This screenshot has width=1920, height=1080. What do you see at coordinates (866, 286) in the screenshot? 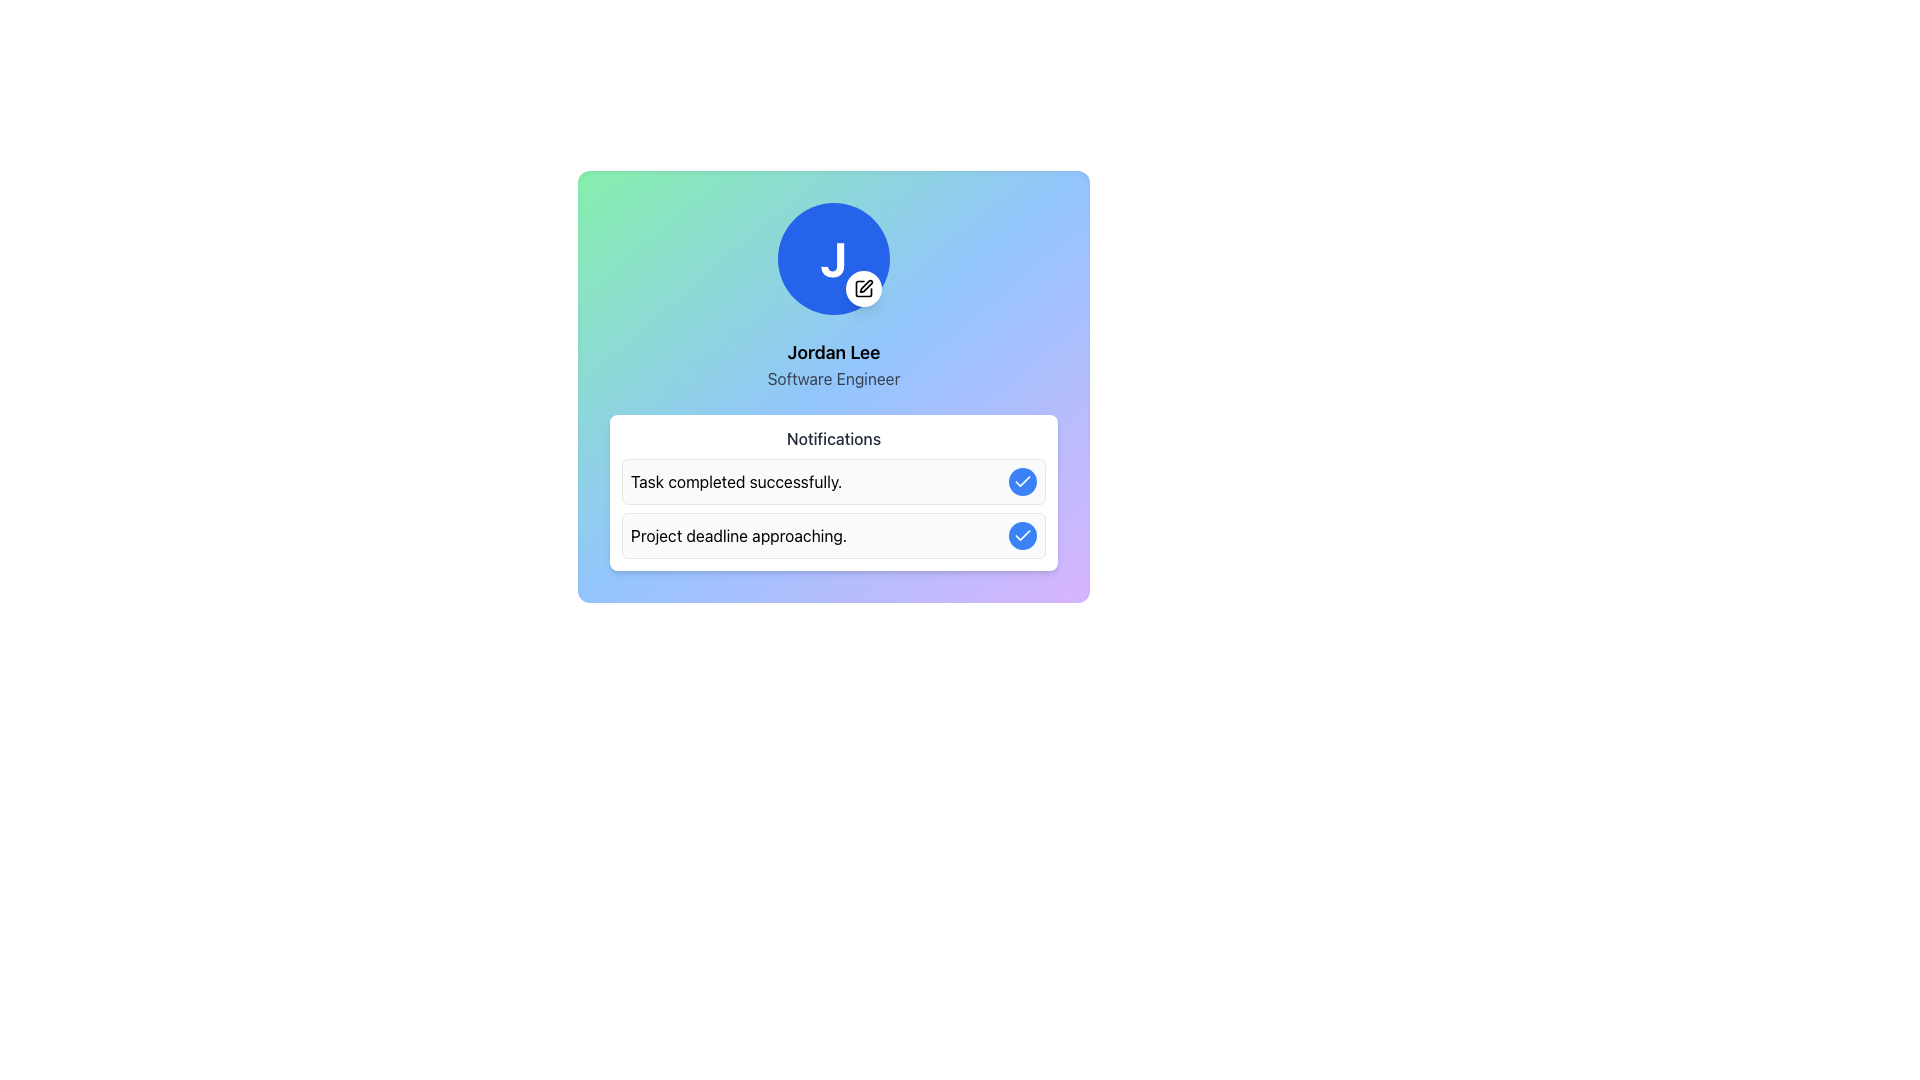
I see `the pen-shaped editing icon located at the bottom right of the overlay on the user's profile picture to indicate modification functionality` at bounding box center [866, 286].